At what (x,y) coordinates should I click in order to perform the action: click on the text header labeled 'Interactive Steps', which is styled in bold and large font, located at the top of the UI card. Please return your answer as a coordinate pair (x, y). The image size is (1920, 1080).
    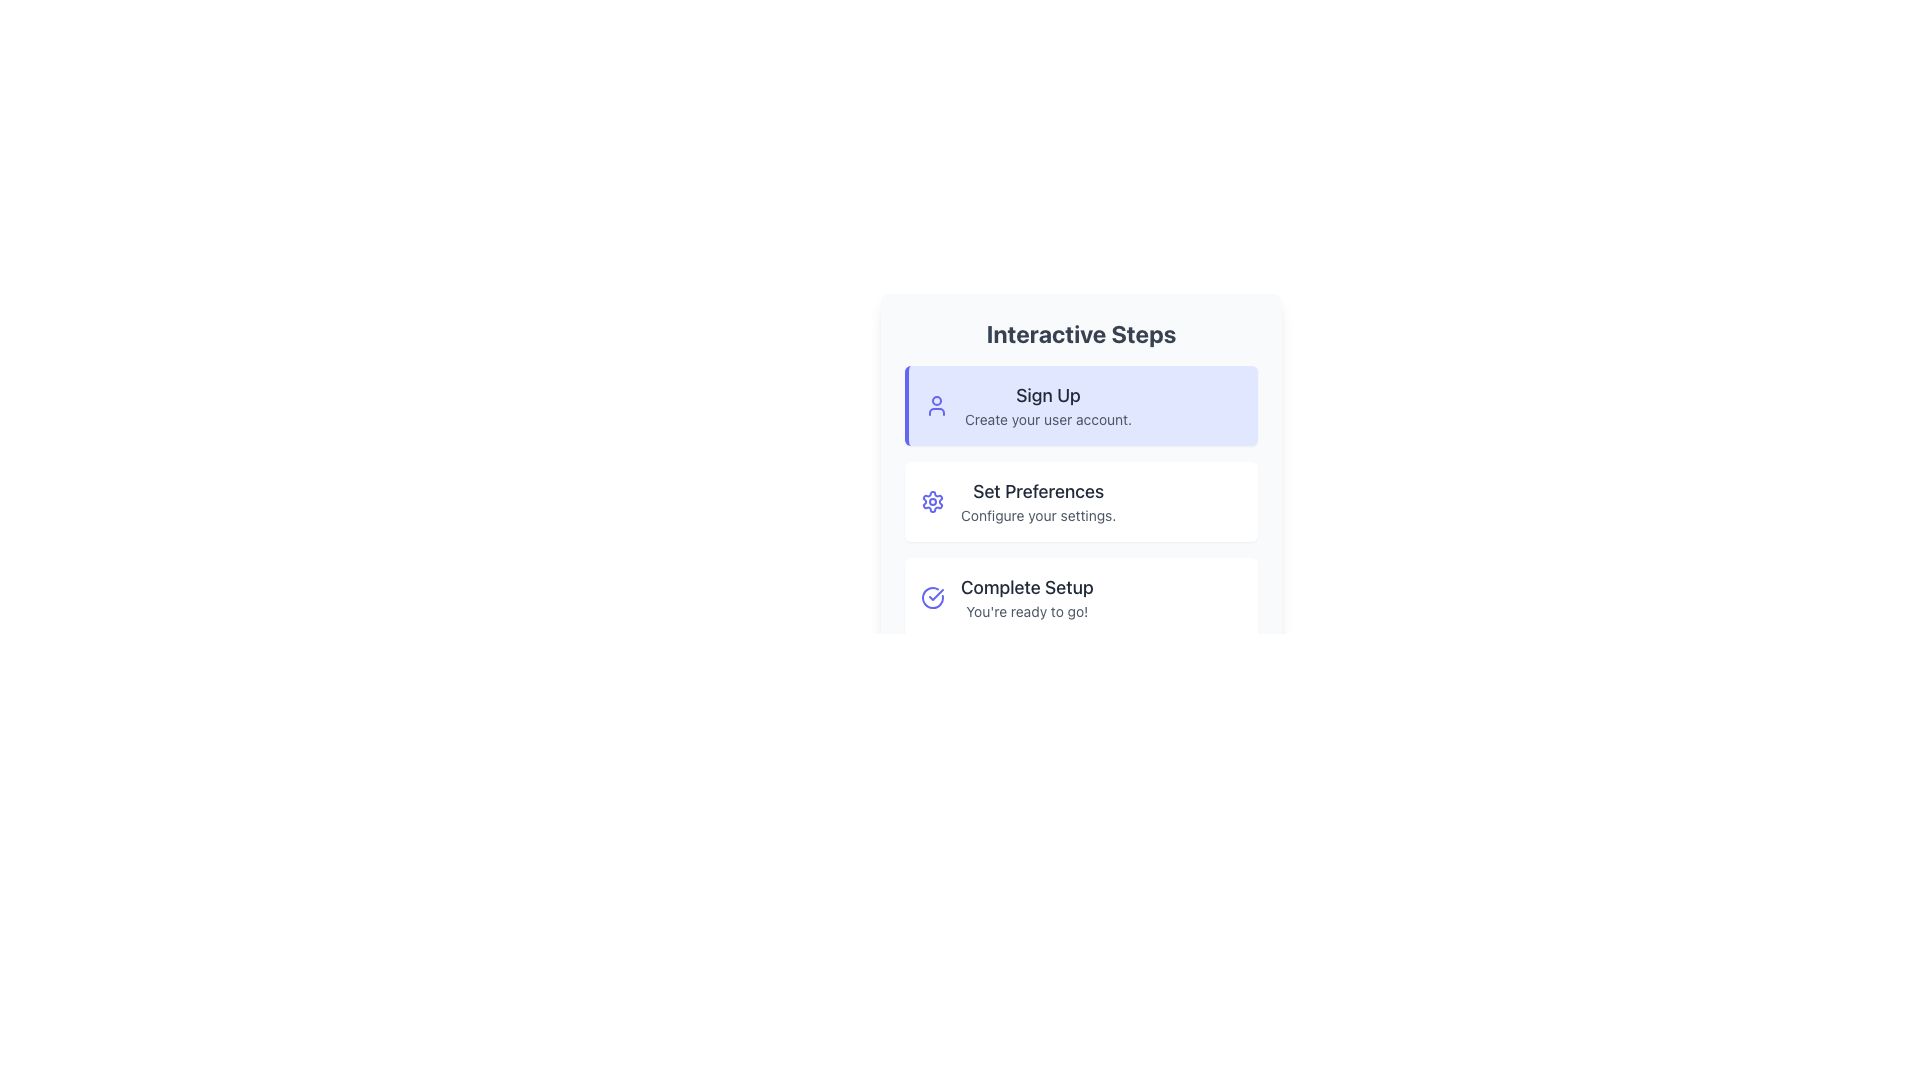
    Looking at the image, I should click on (1080, 333).